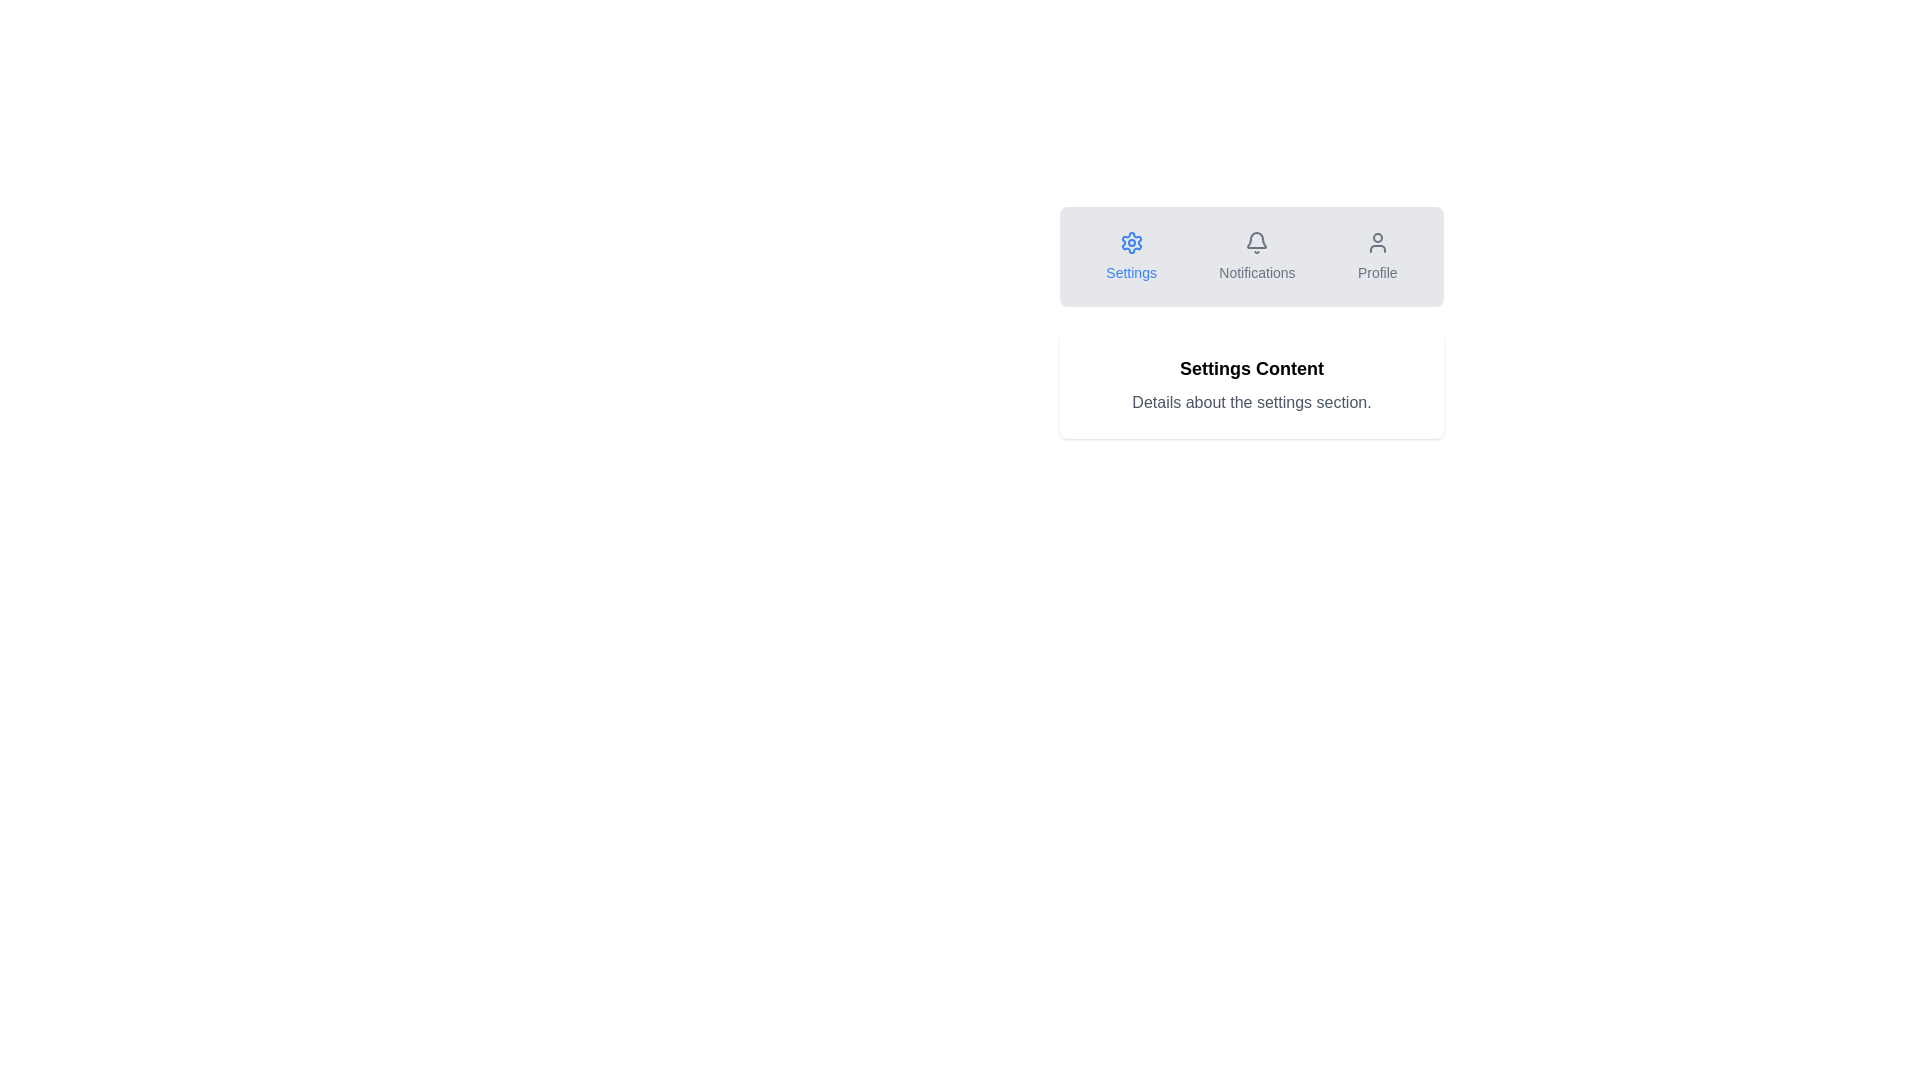 Image resolution: width=1920 pixels, height=1080 pixels. I want to click on the 'Notifications' button, which features a bell icon above the text, styled in gray, located in the central section of a horizontal row between 'Settings' and 'Profile', so click(1256, 256).